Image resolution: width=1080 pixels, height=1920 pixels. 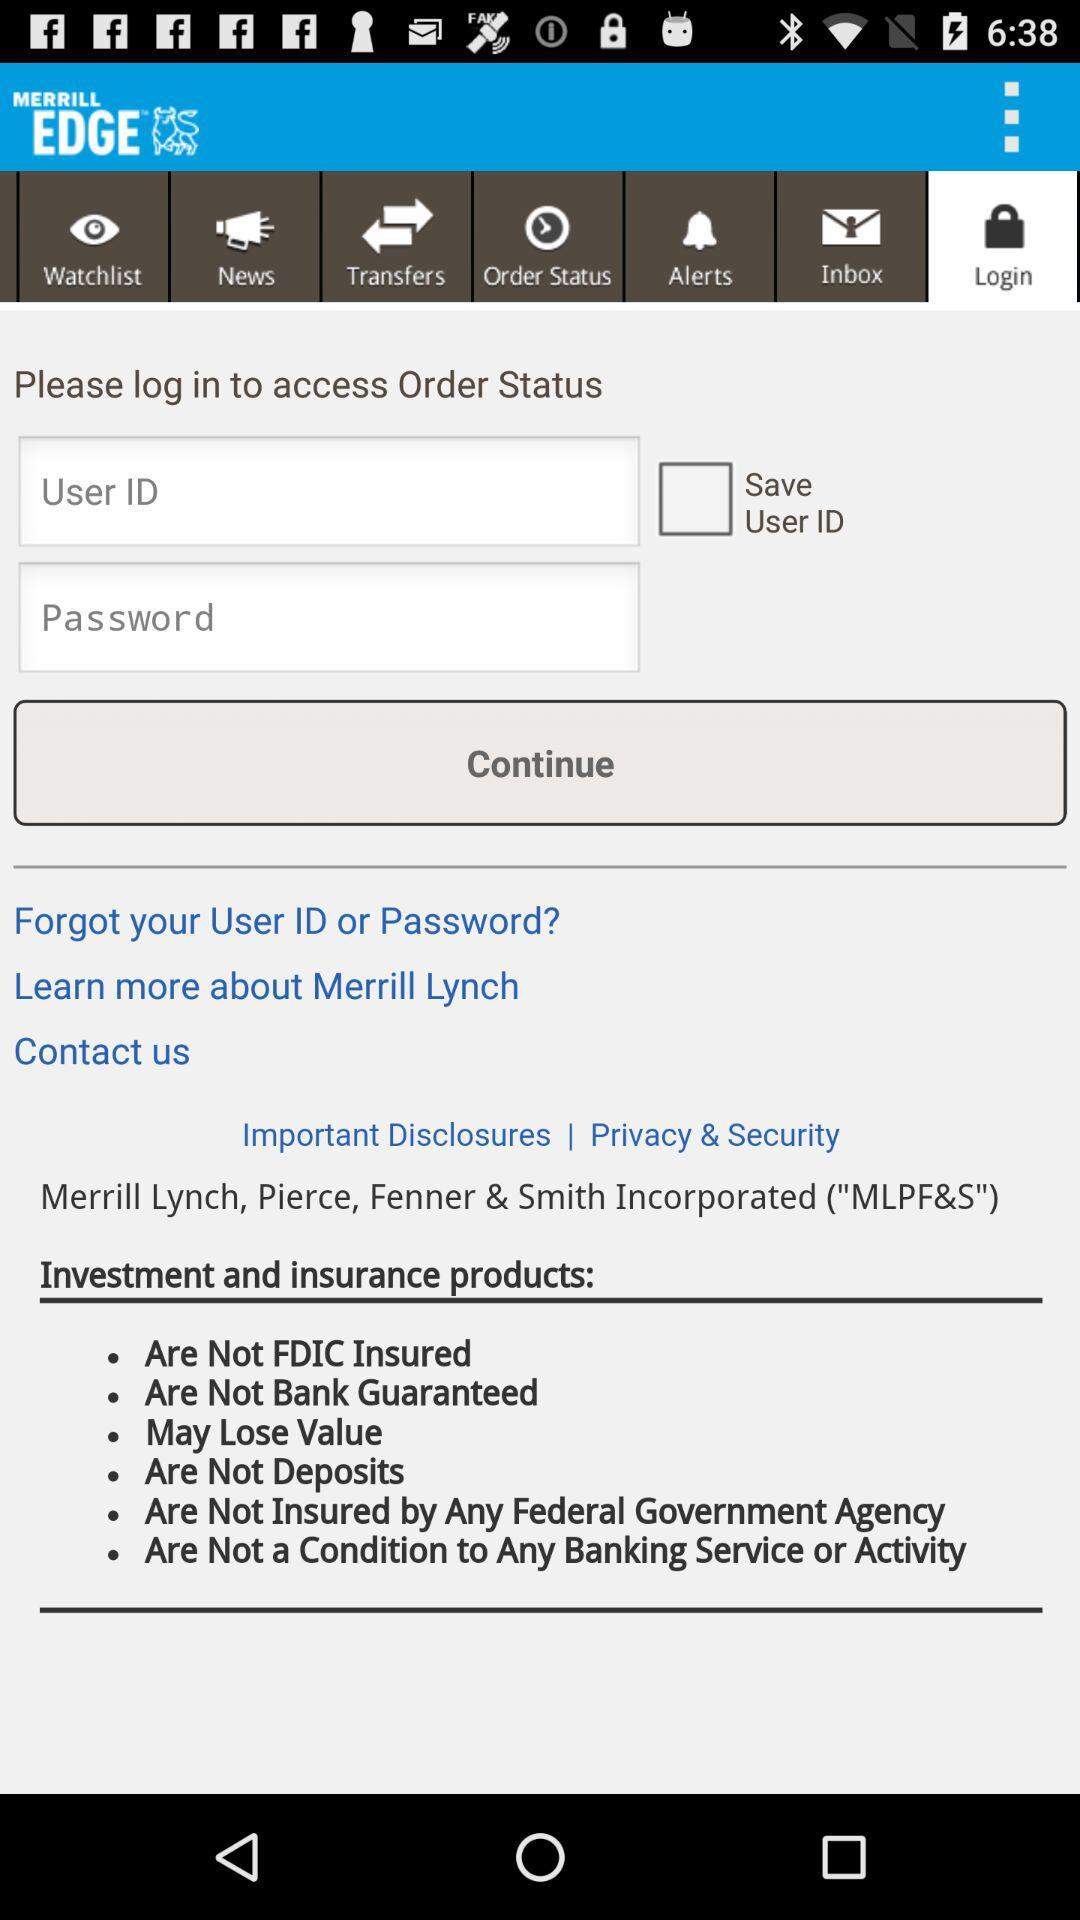 What do you see at coordinates (1002, 252) in the screenshot?
I see `the lock icon` at bounding box center [1002, 252].